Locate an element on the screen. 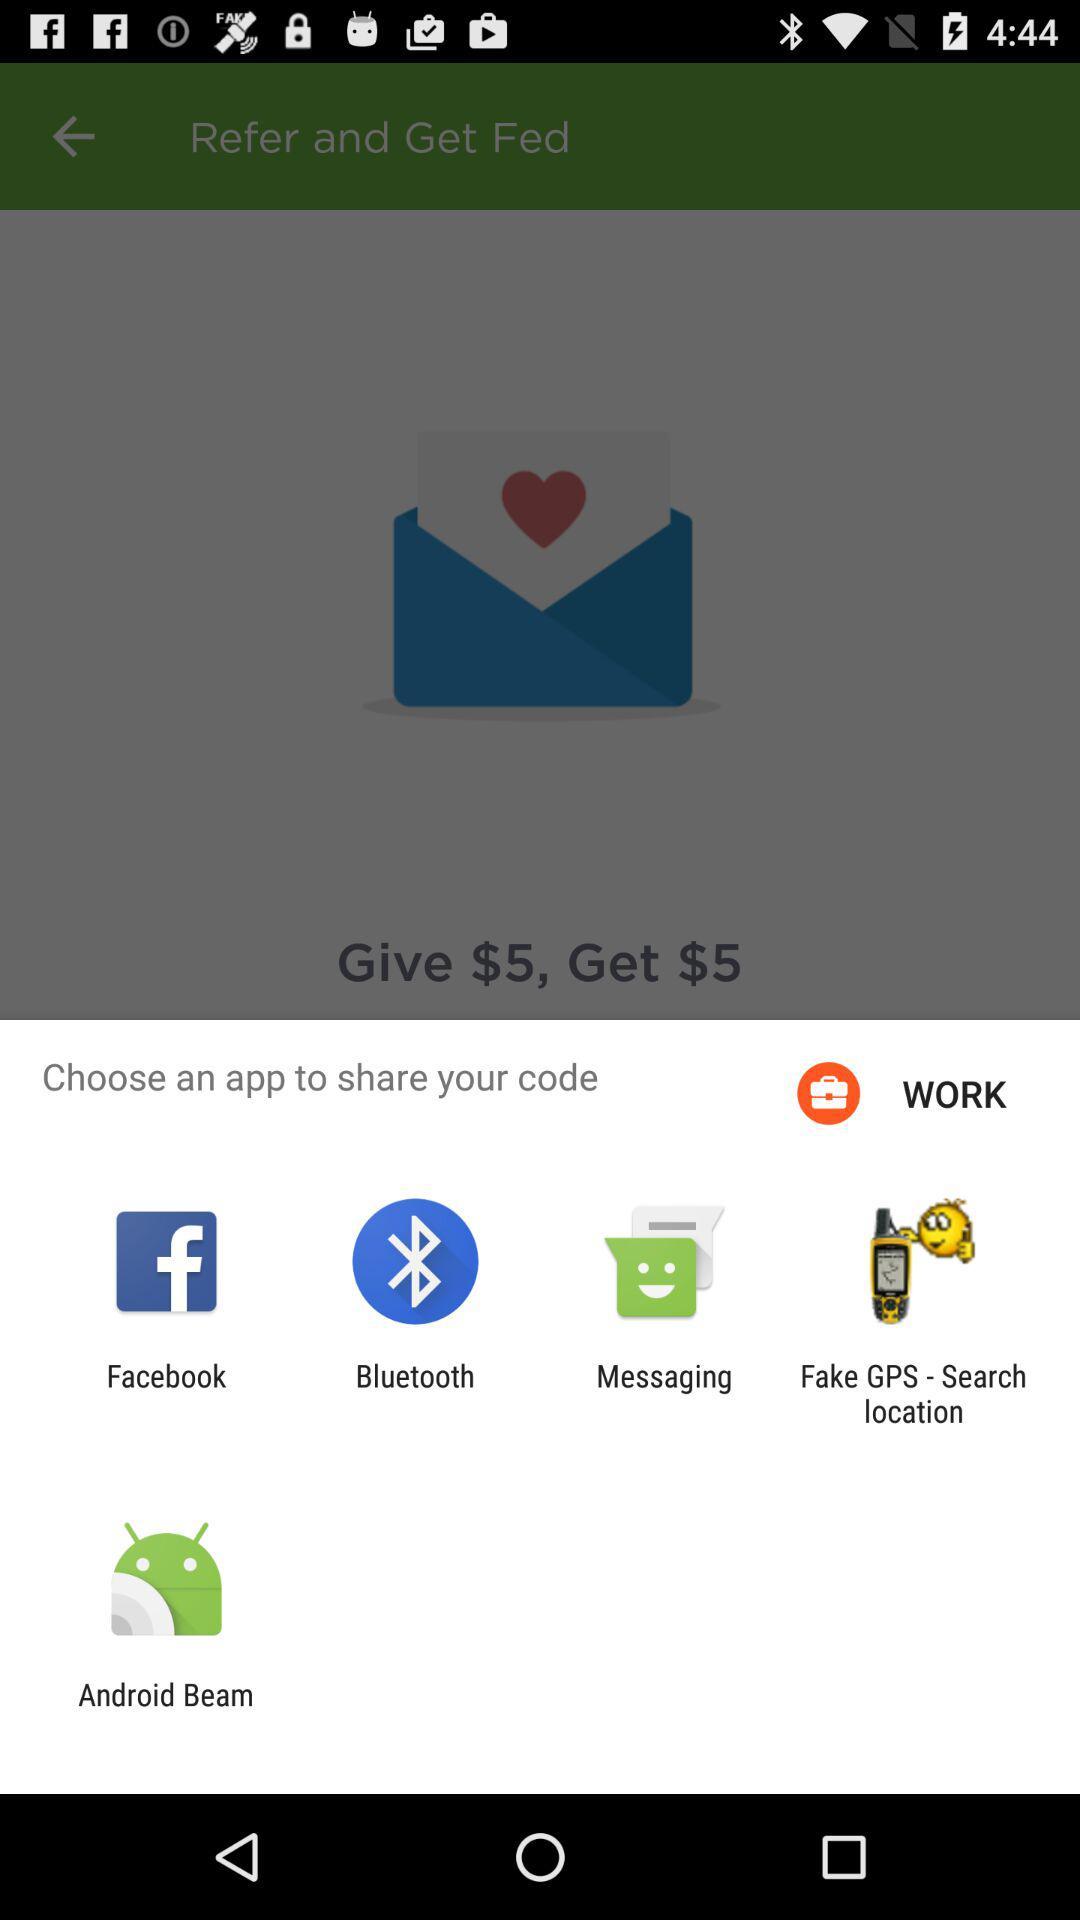  android beam is located at coordinates (165, 1711).